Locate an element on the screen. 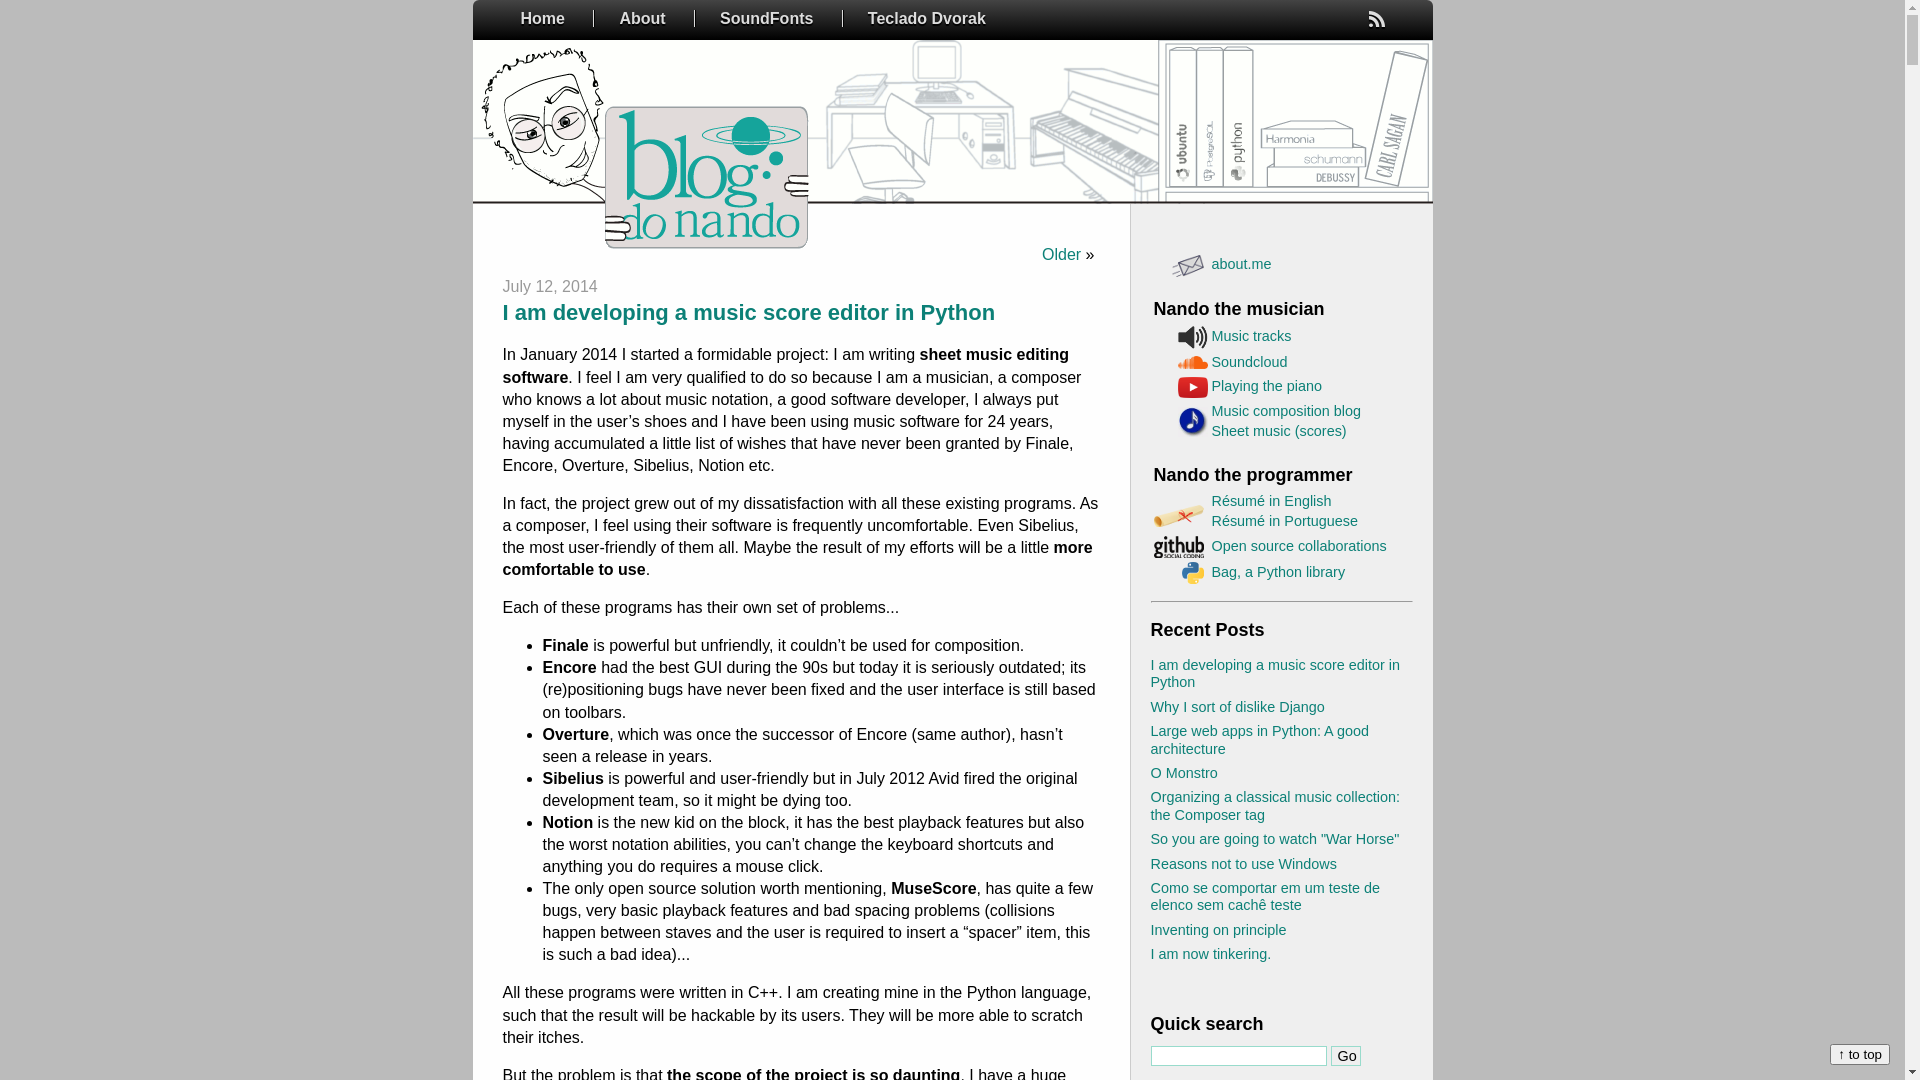 The image size is (1920, 1080). 'O Monstro' is located at coordinates (1183, 771).